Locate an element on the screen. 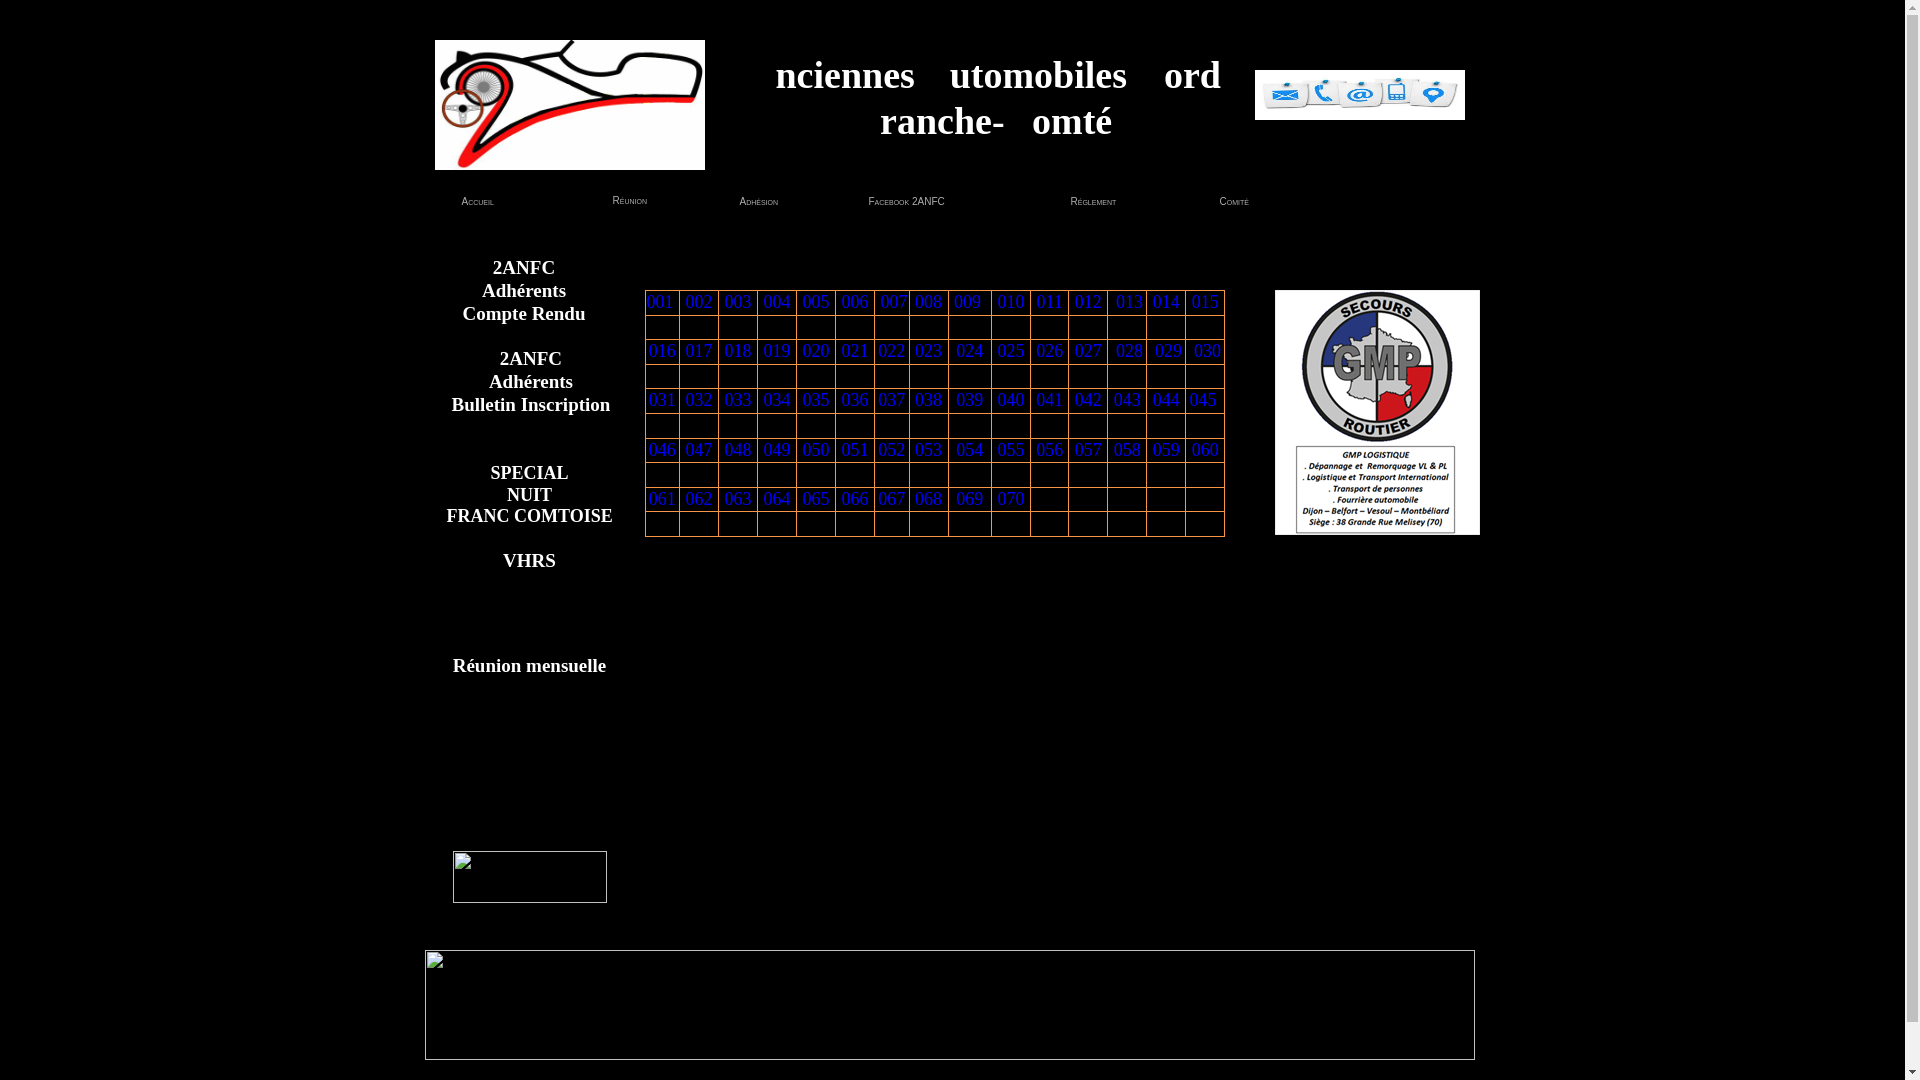  '068' is located at coordinates (927, 497).